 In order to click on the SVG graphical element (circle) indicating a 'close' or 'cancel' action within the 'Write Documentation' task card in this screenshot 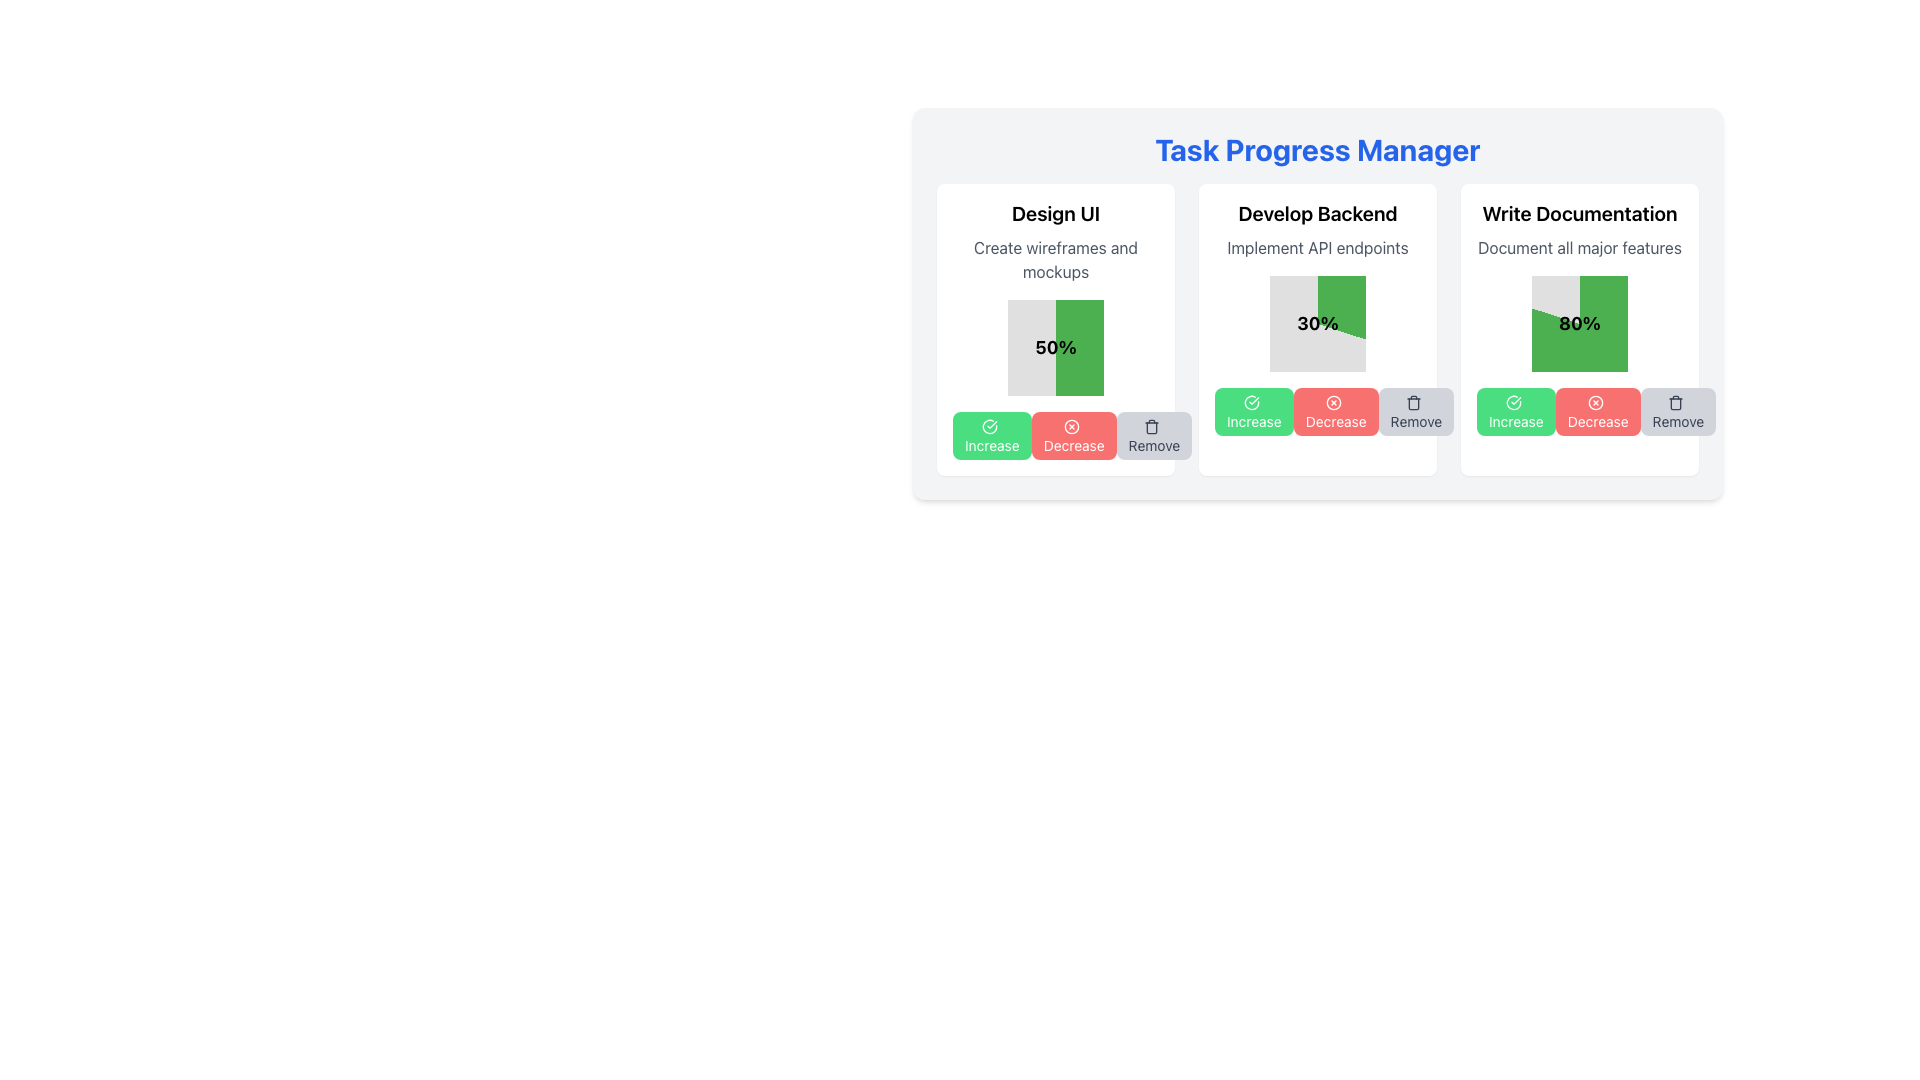, I will do `click(1595, 403)`.